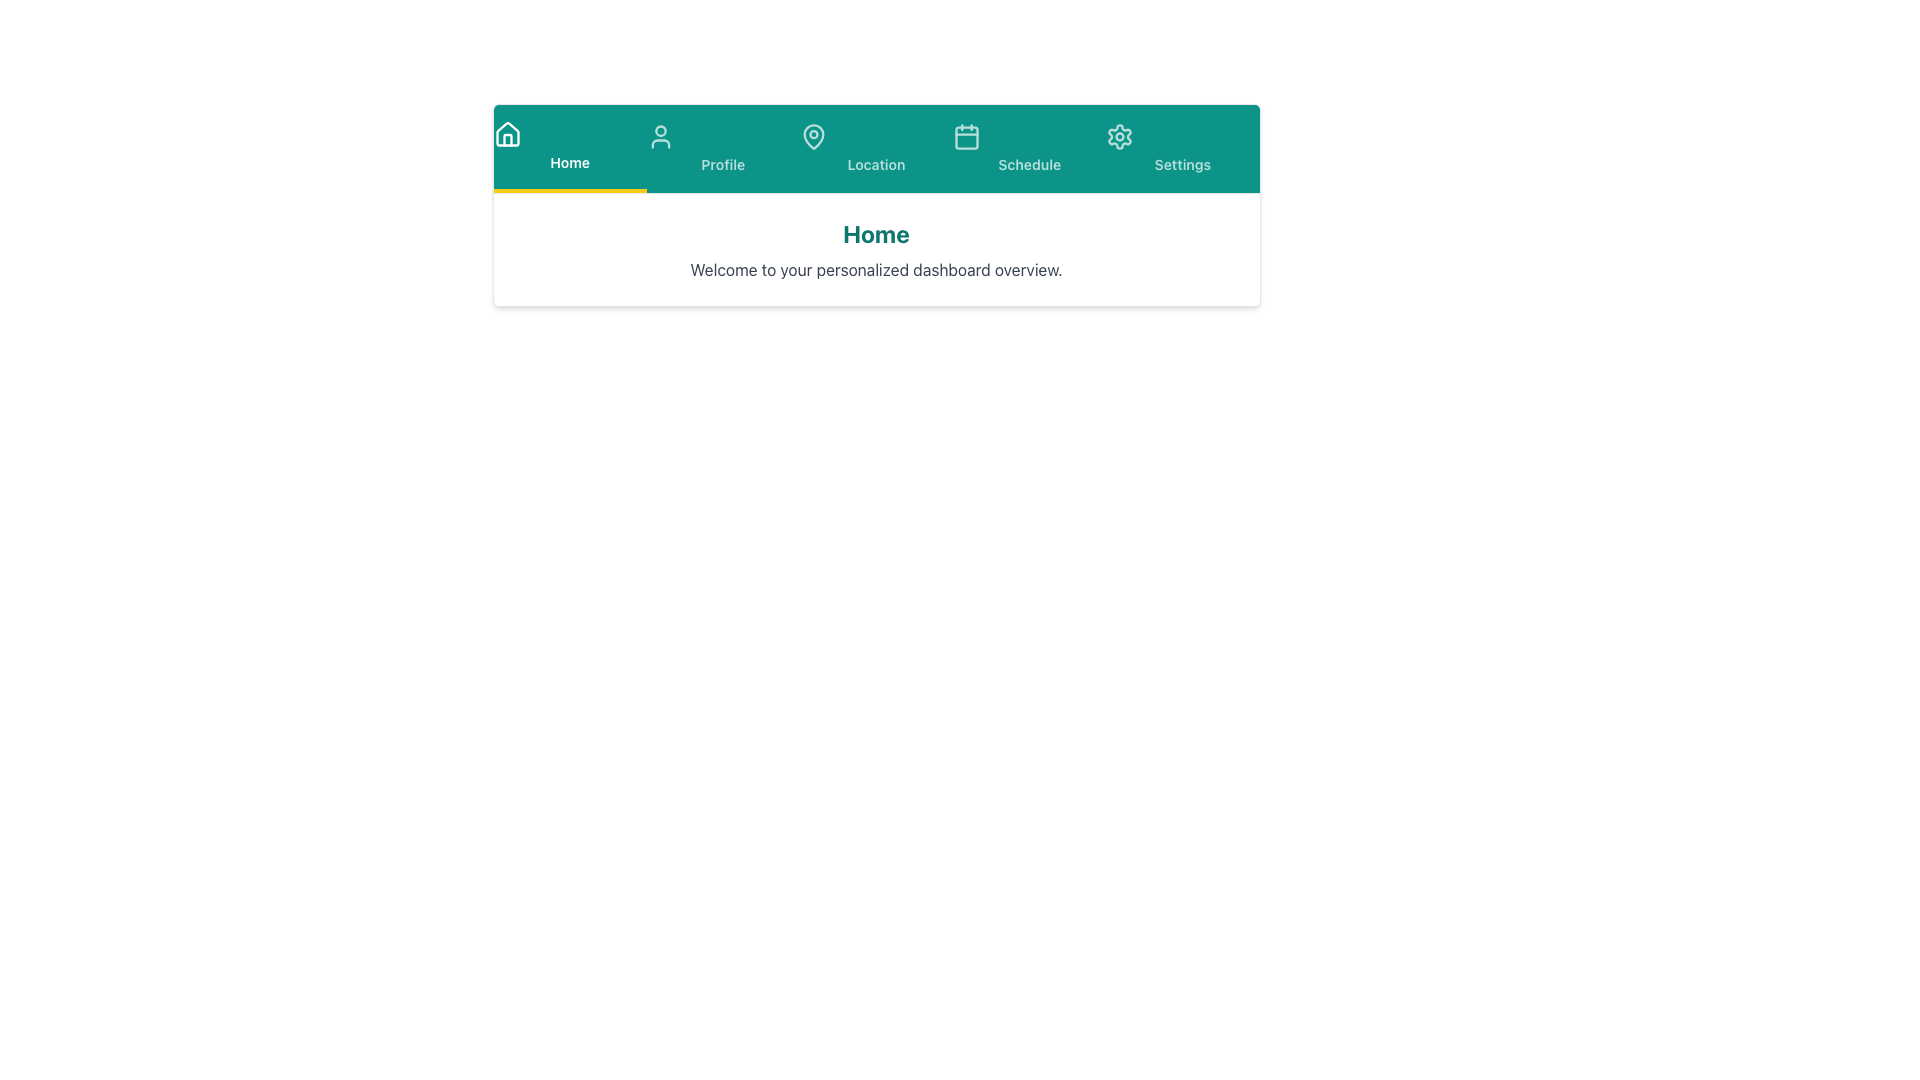 The height and width of the screenshot is (1080, 1920). I want to click on the curved line or arc in the lower section of the user profile icon located in the 'Profile' tab on the top navigation bar, so click(660, 142).